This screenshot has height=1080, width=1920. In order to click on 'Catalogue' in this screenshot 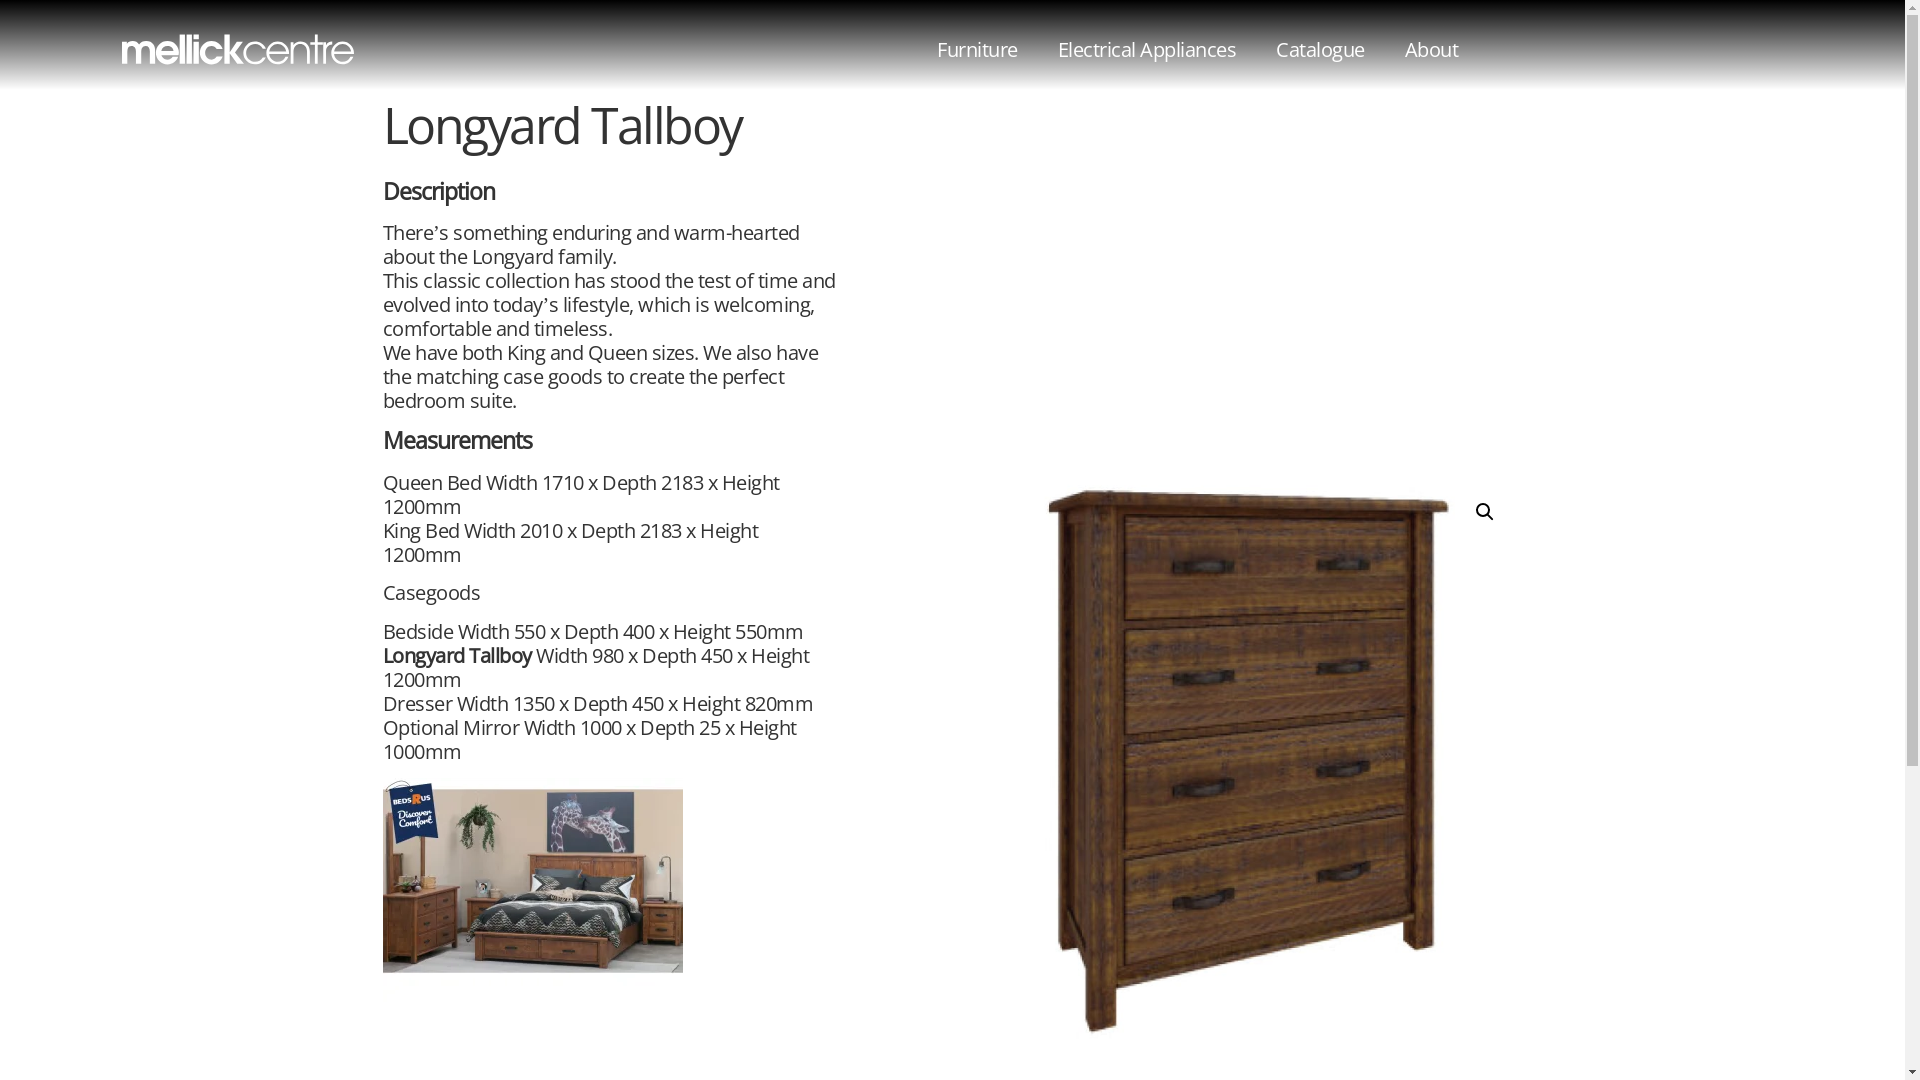, I will do `click(1320, 49)`.